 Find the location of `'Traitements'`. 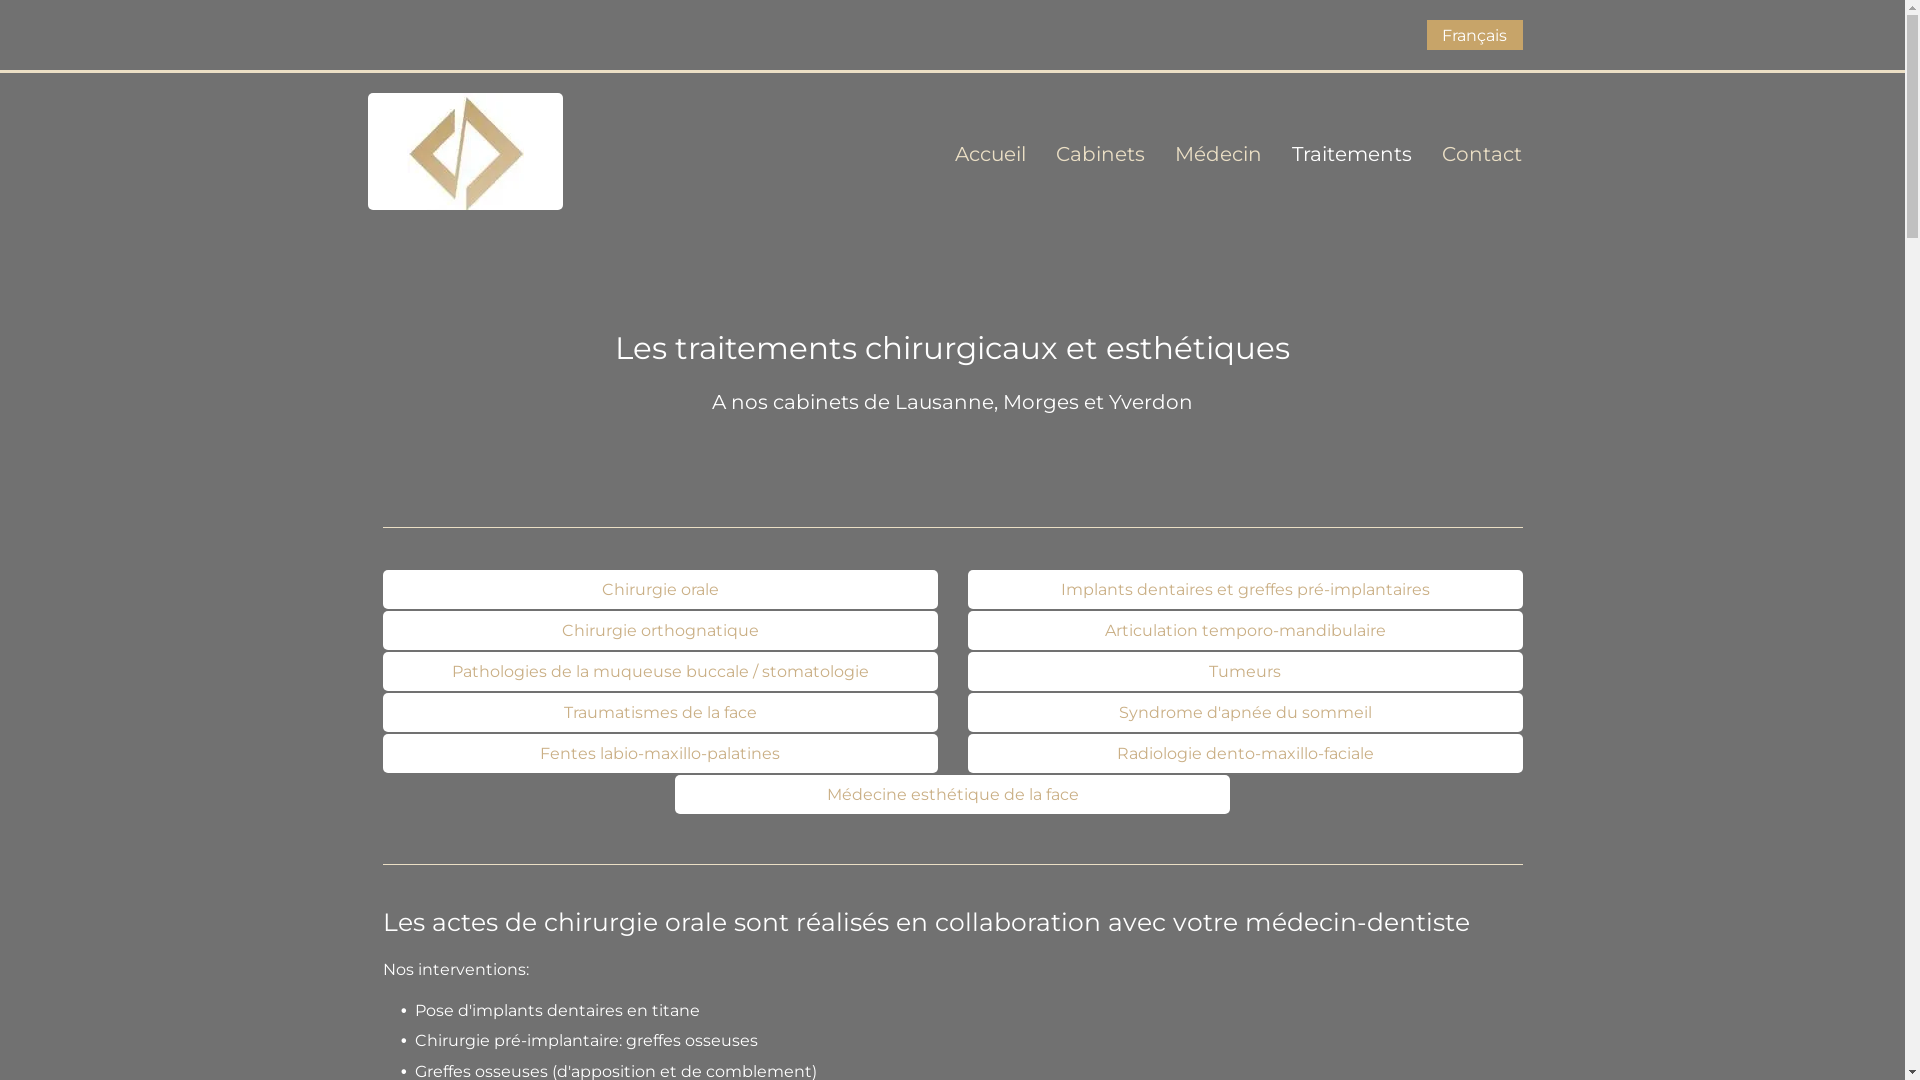

'Traitements' is located at coordinates (1337, 153).